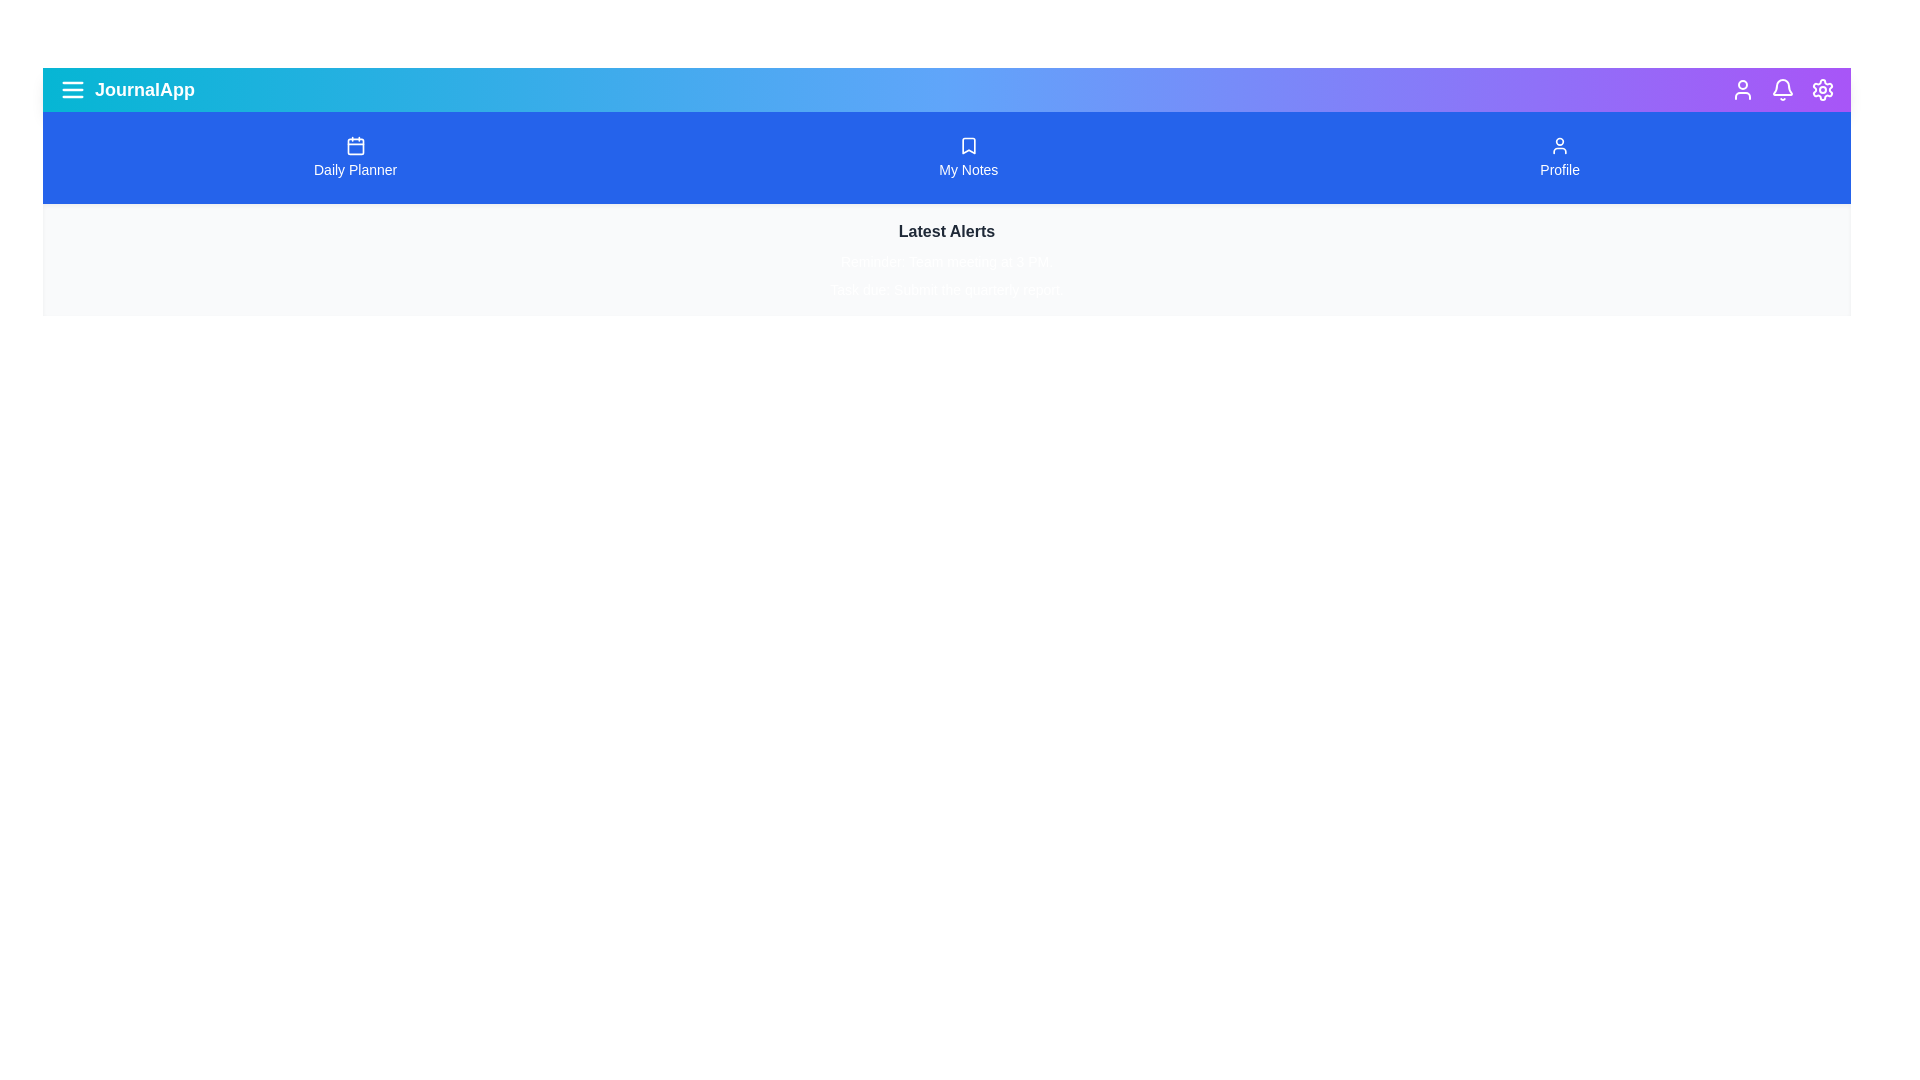  I want to click on the user profile icon to access user-related features, so click(1741, 88).